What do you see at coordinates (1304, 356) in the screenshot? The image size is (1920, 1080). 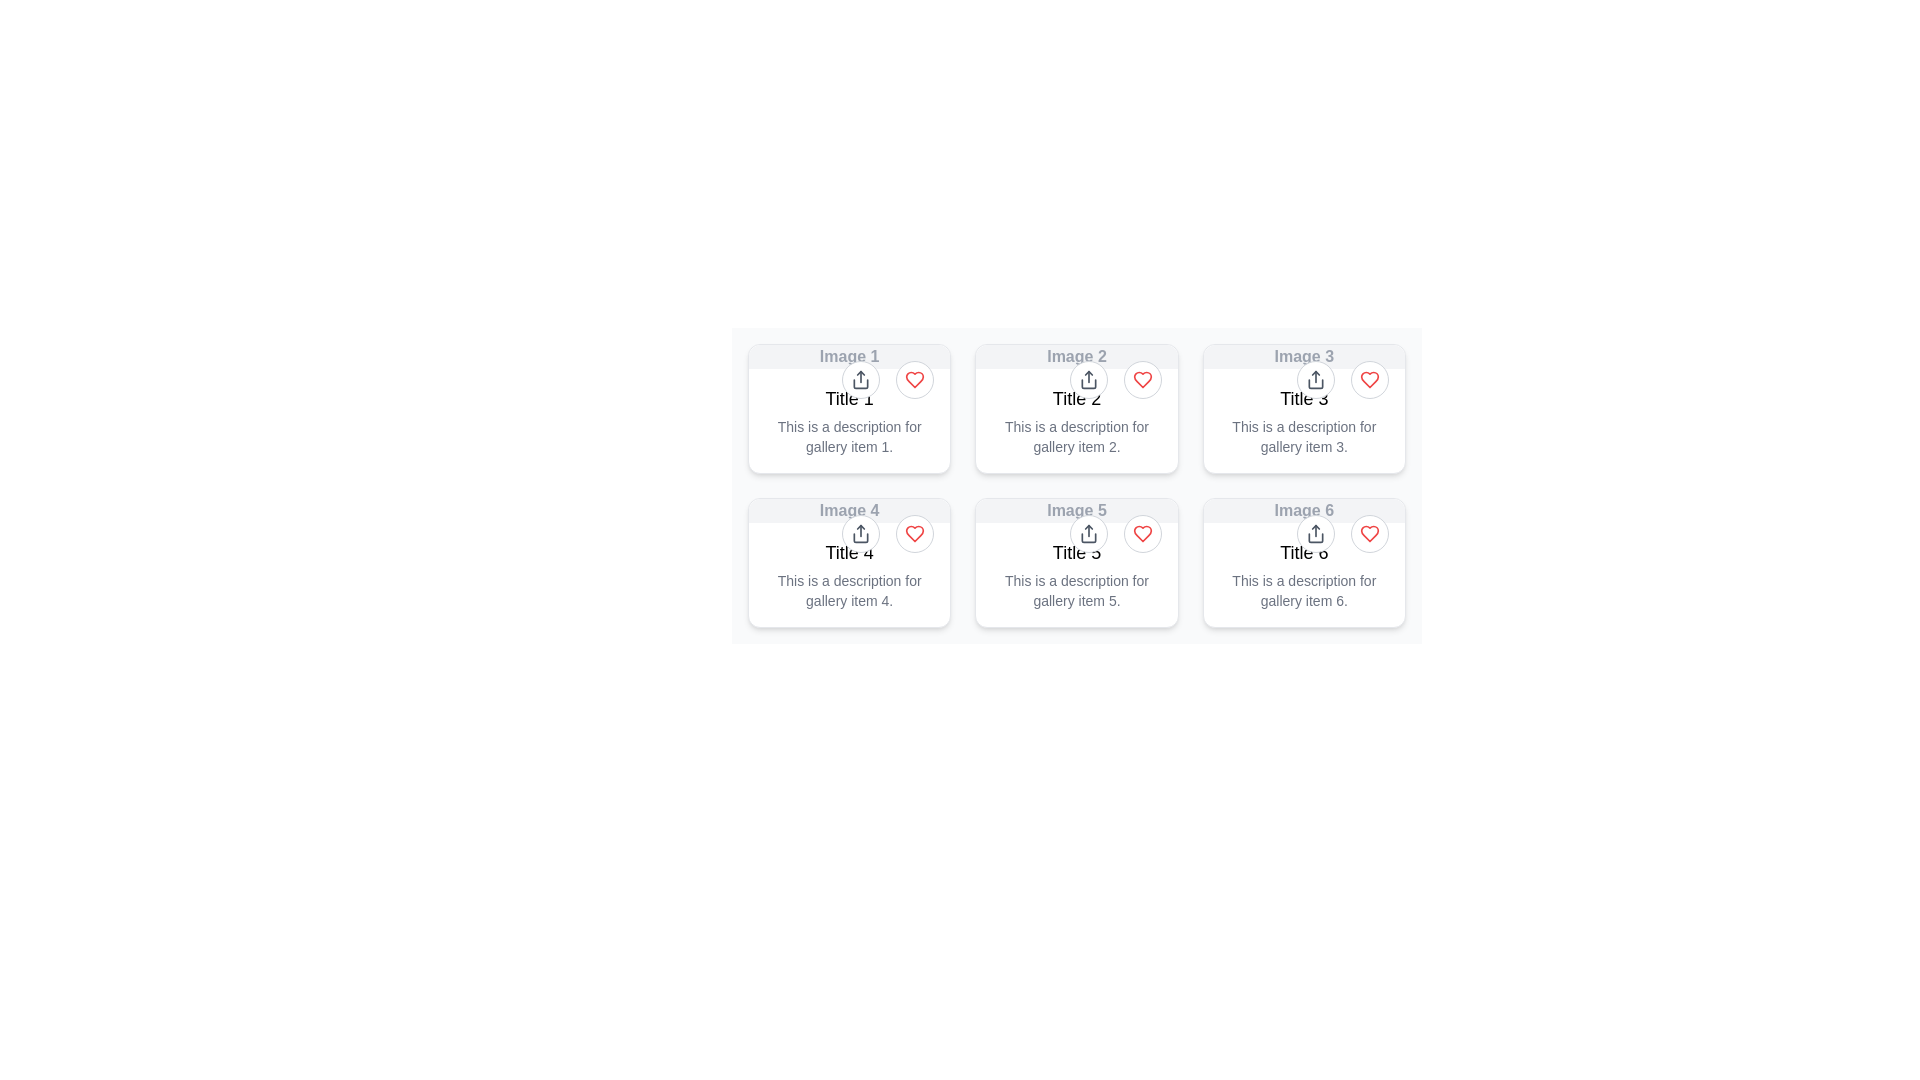 I see `the text label displaying 'Image 3', which is styled in gray semibold font and positioned above the title in the third item of the gallery card` at bounding box center [1304, 356].